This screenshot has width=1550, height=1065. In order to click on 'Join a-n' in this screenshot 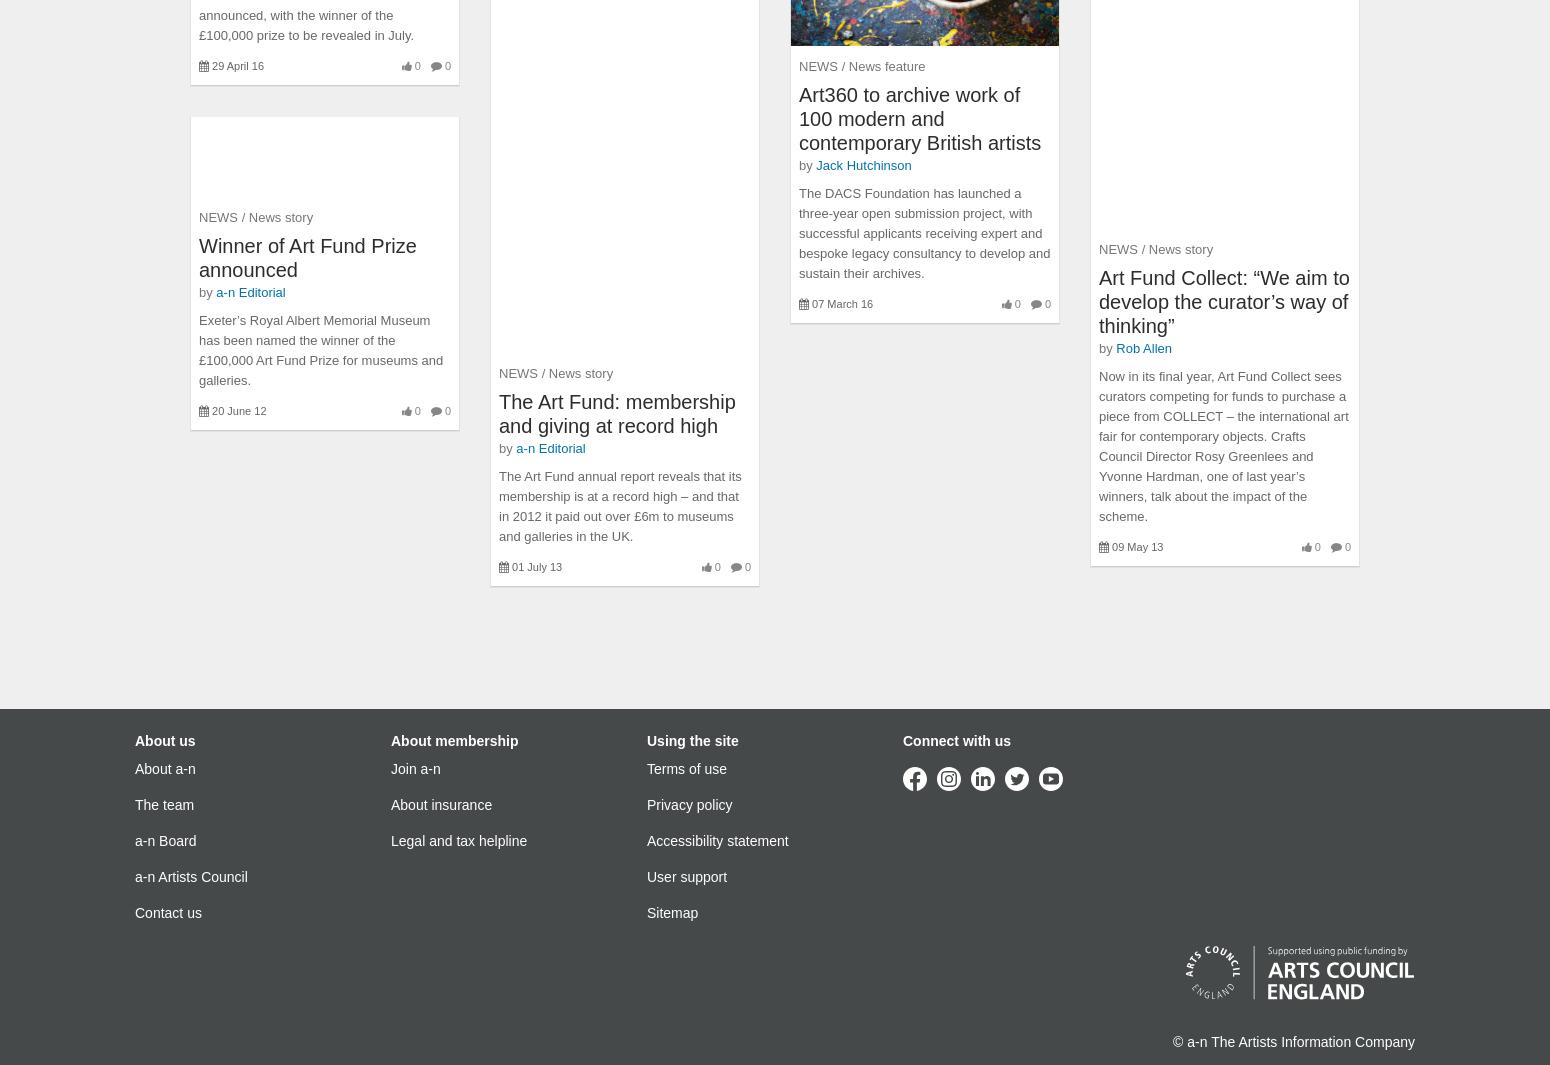, I will do `click(415, 769)`.